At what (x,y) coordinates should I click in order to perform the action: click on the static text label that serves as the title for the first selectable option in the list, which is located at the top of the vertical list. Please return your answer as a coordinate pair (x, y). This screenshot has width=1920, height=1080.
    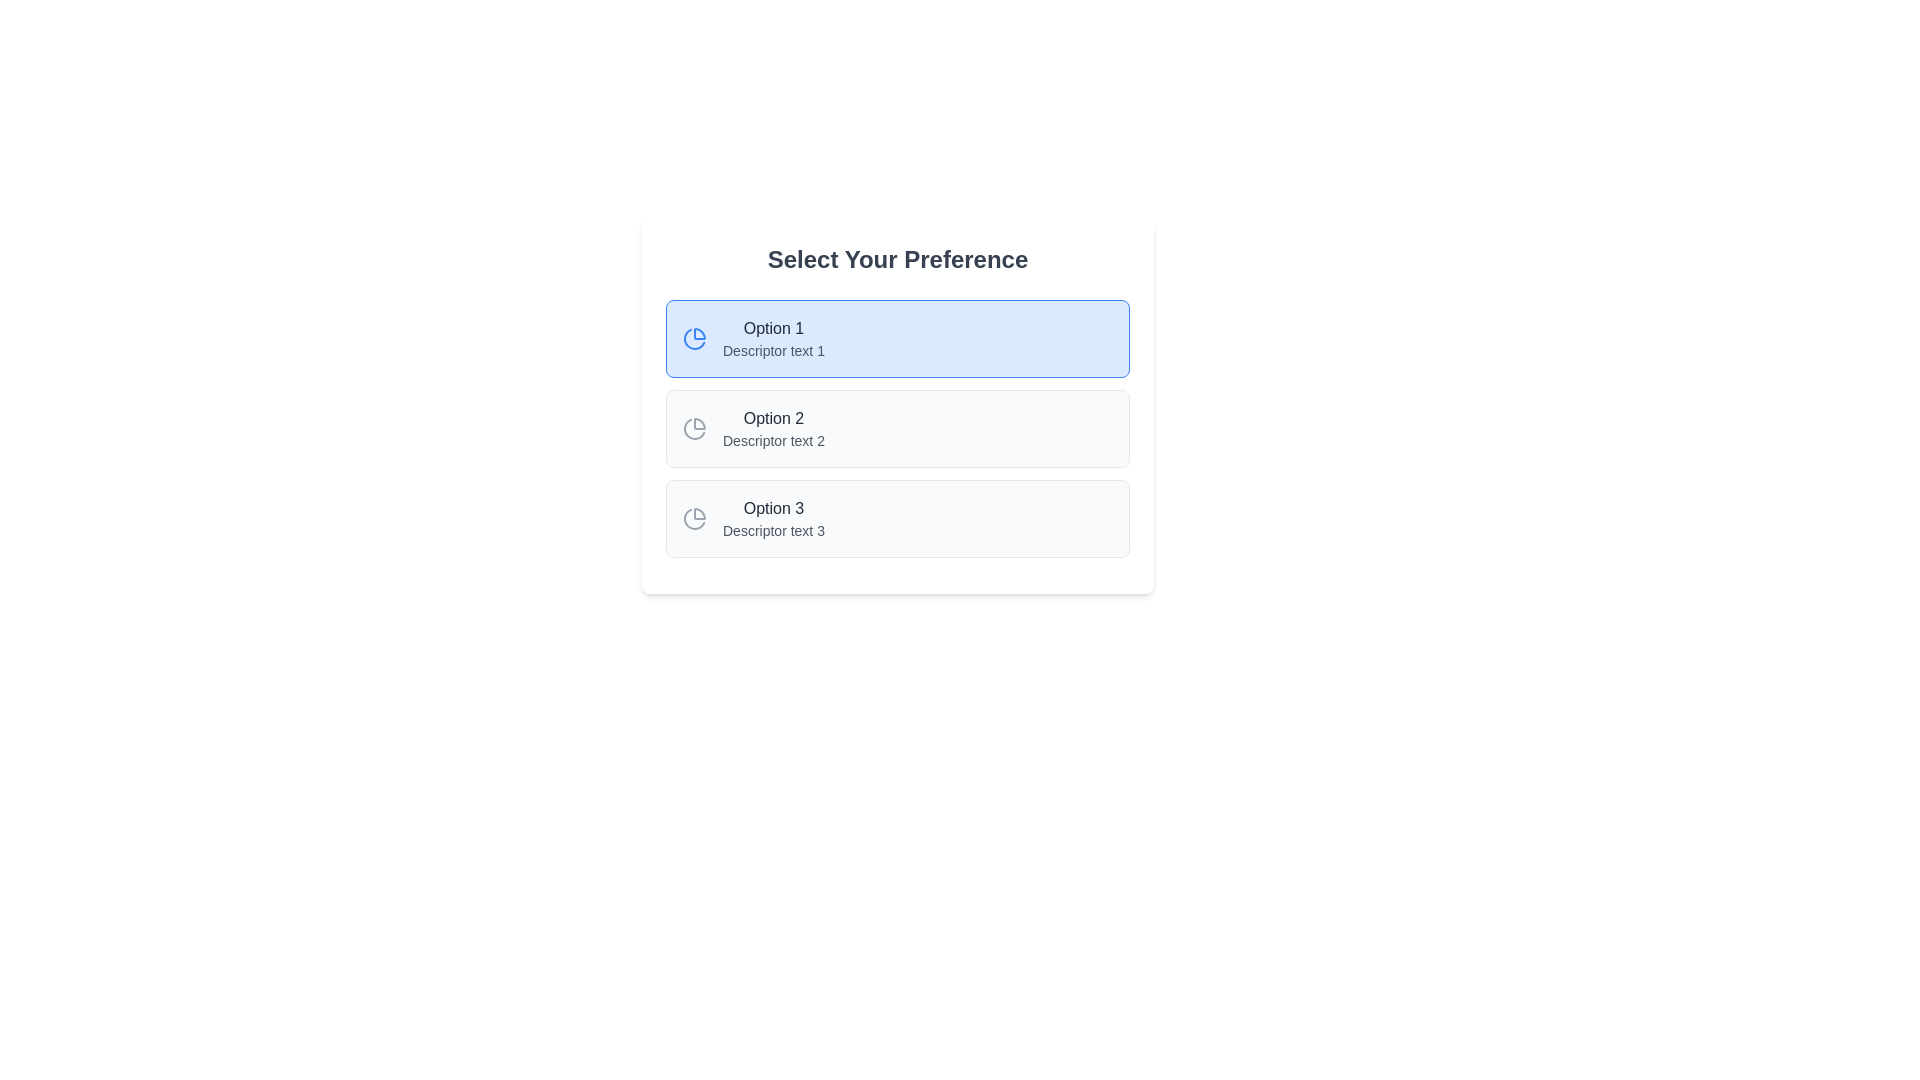
    Looking at the image, I should click on (772, 327).